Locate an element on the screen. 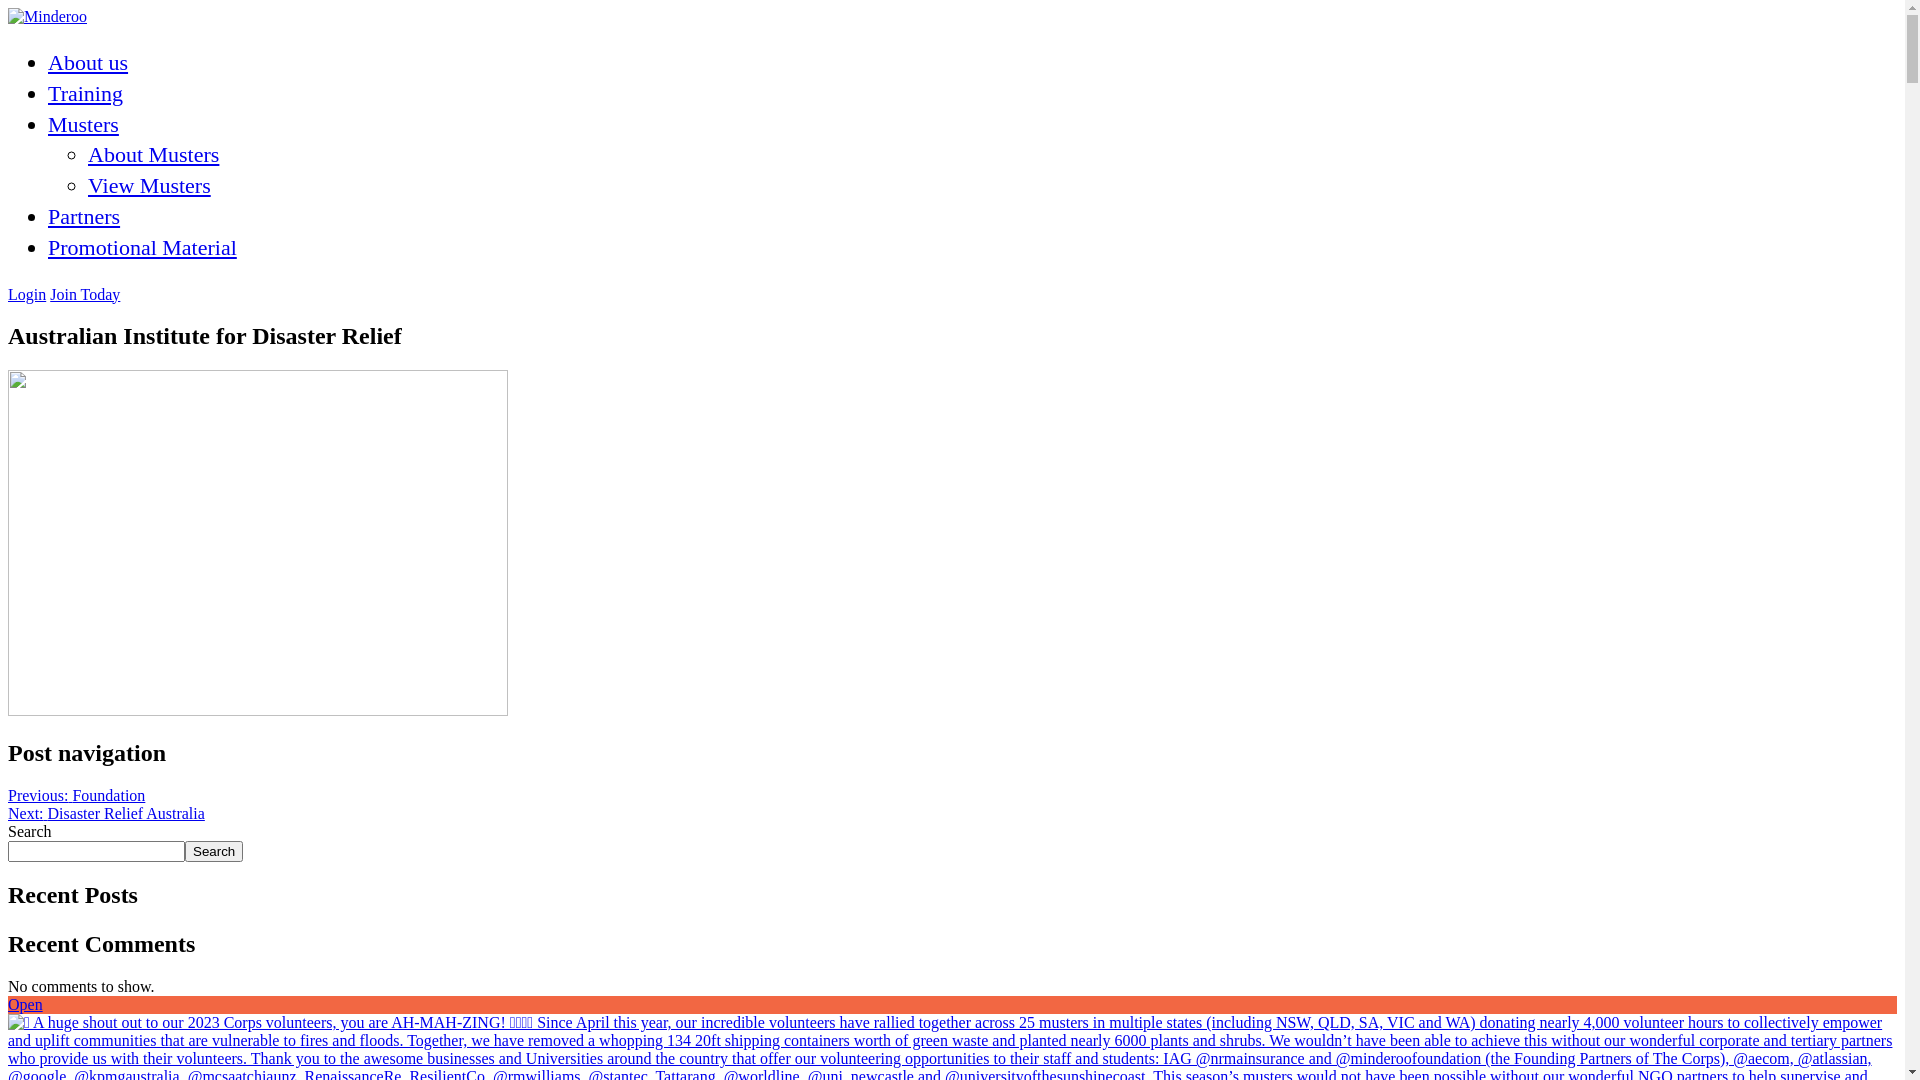 The width and height of the screenshot is (1920, 1080). 'Promotional Material' is located at coordinates (141, 246).